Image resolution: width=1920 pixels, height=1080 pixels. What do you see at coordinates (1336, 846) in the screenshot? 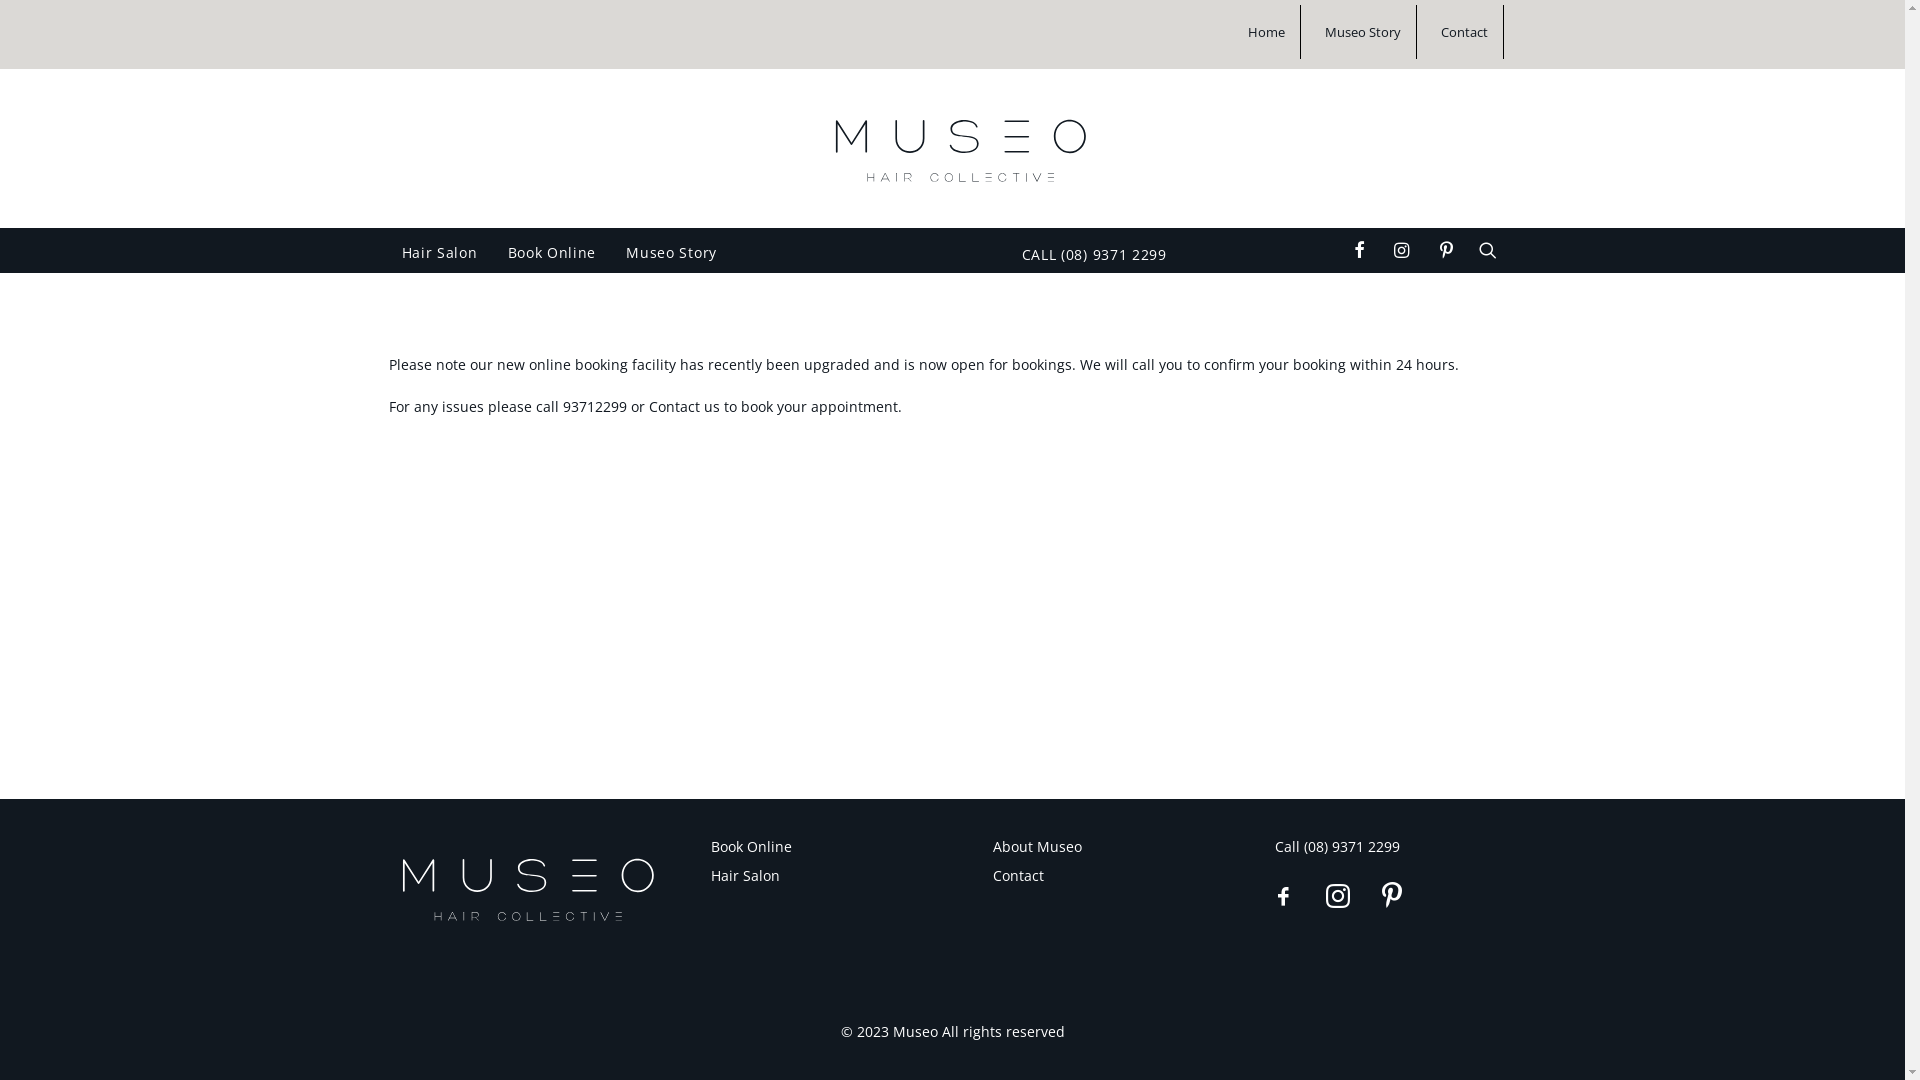
I see `'Call (08) 9371 2299'` at bounding box center [1336, 846].